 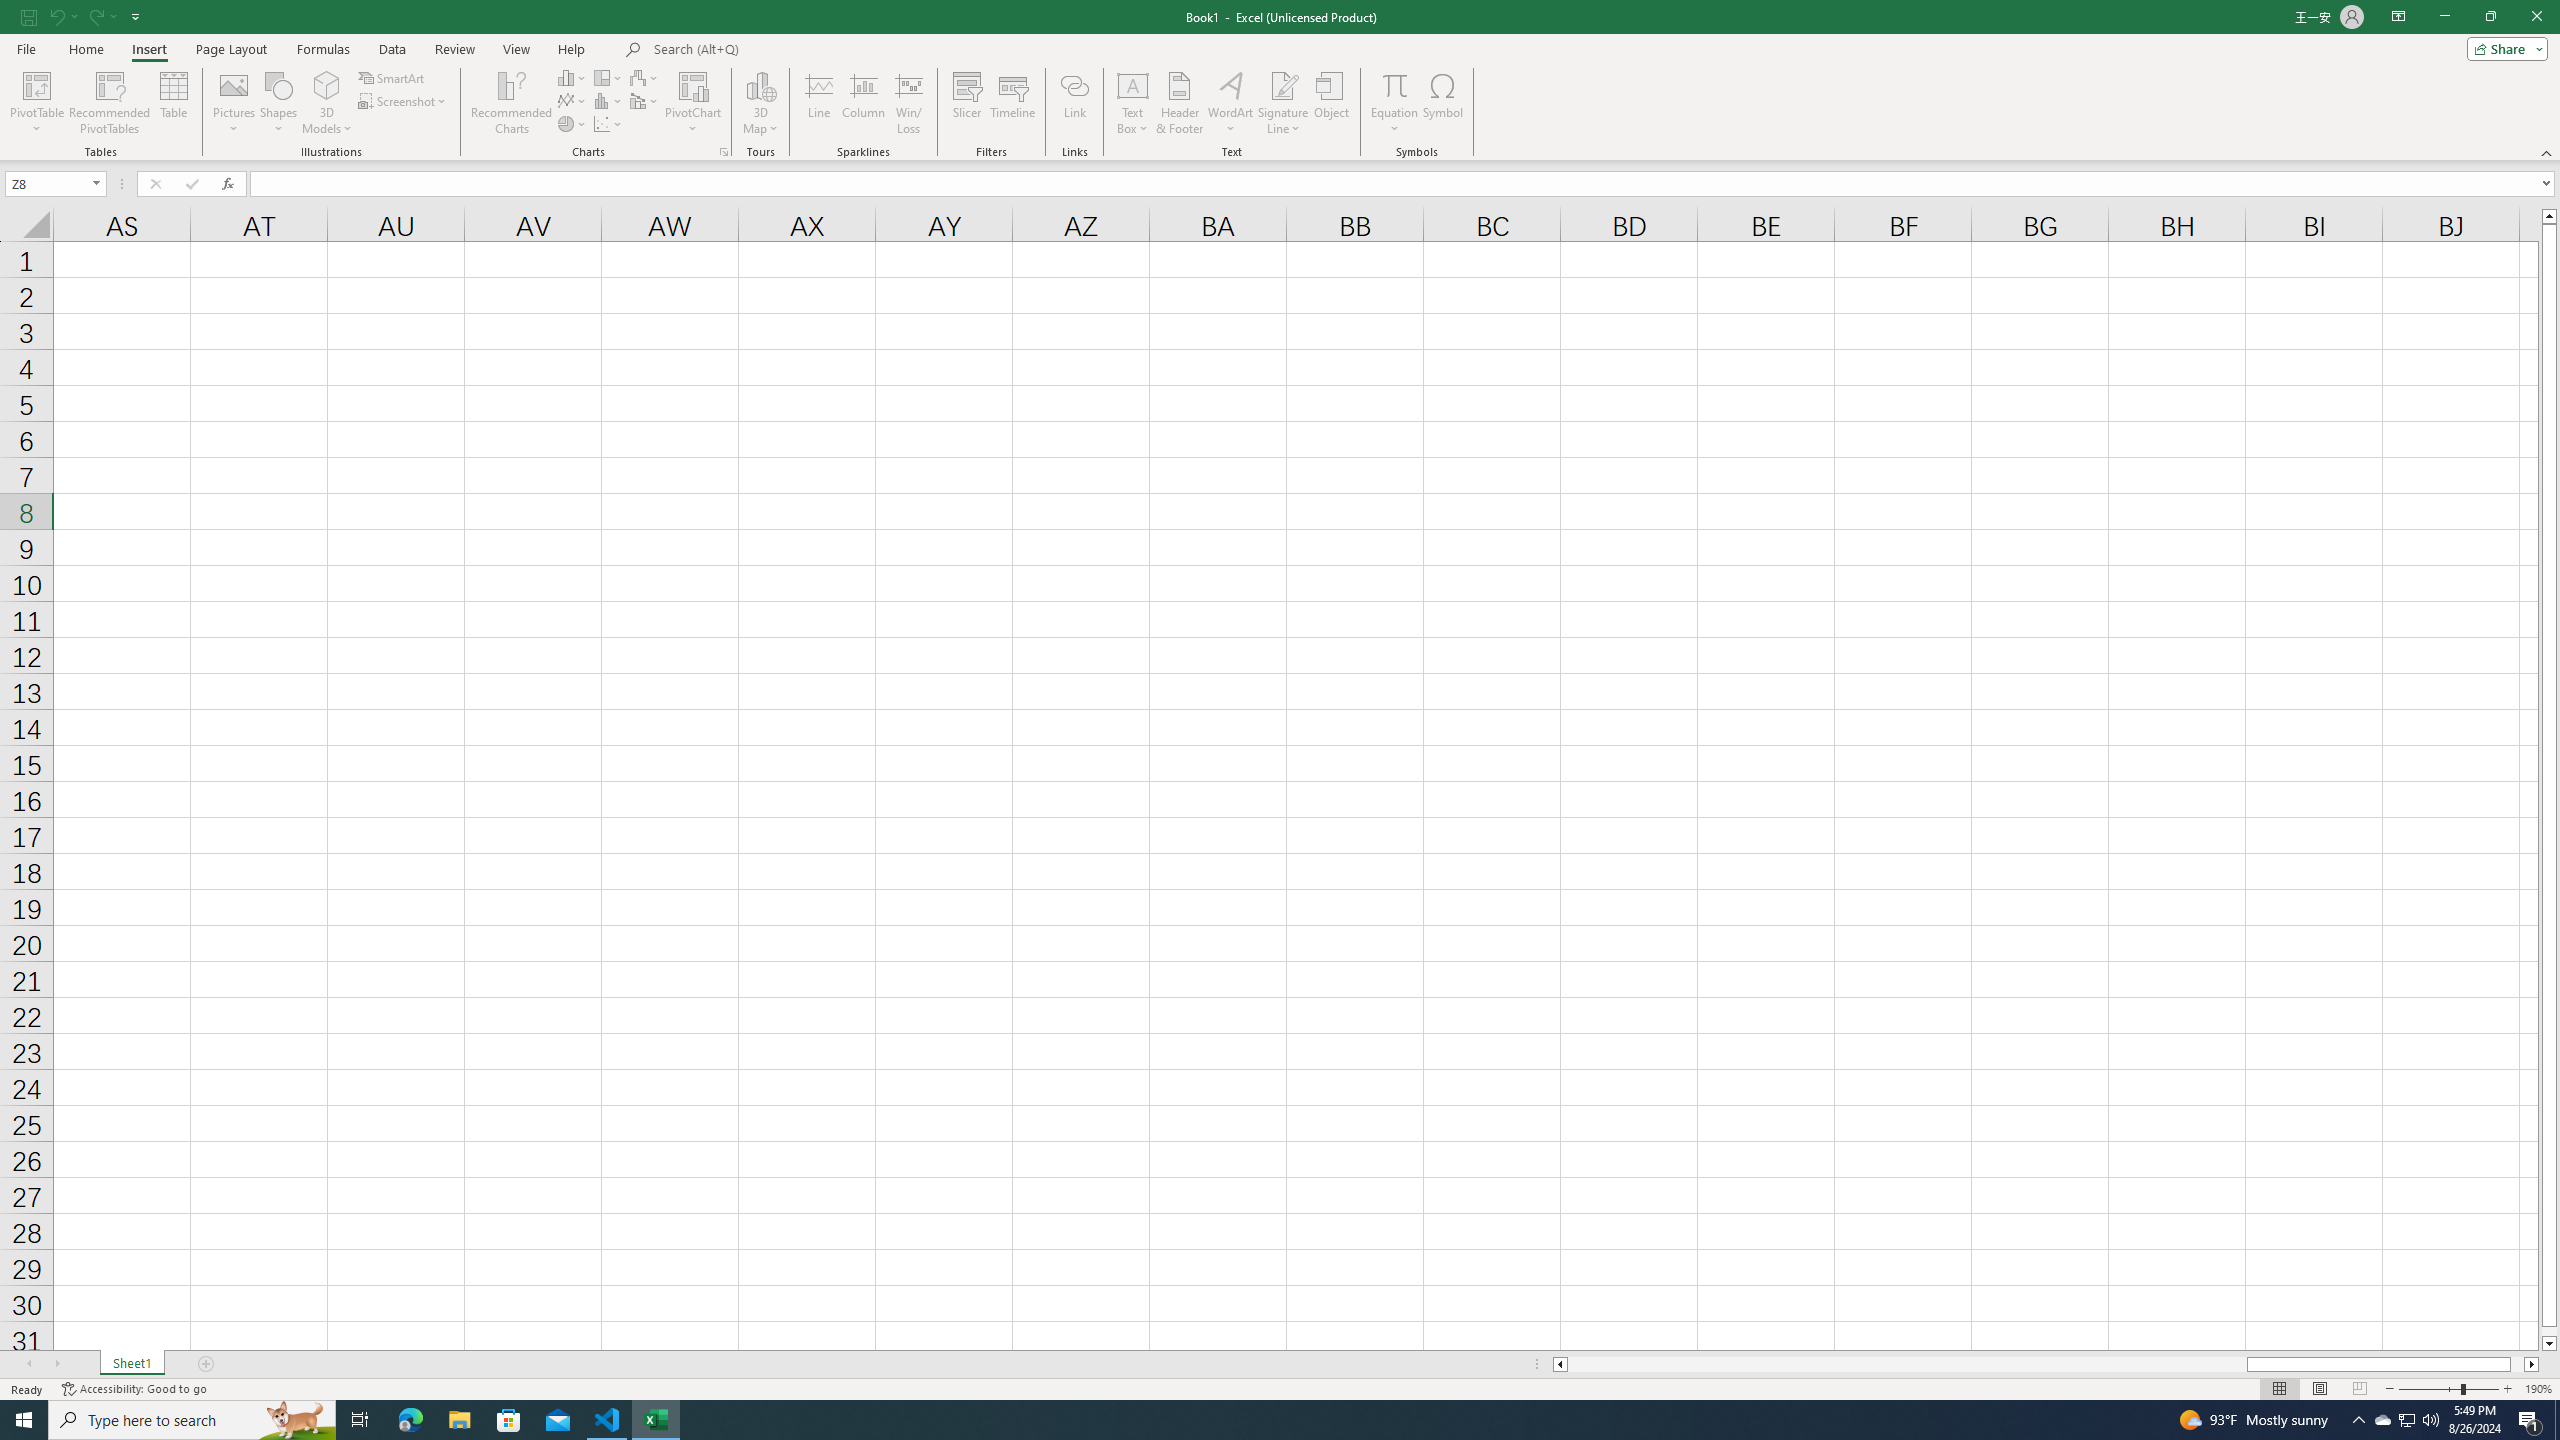 What do you see at coordinates (326, 84) in the screenshot?
I see `'3D Models'` at bounding box center [326, 84].